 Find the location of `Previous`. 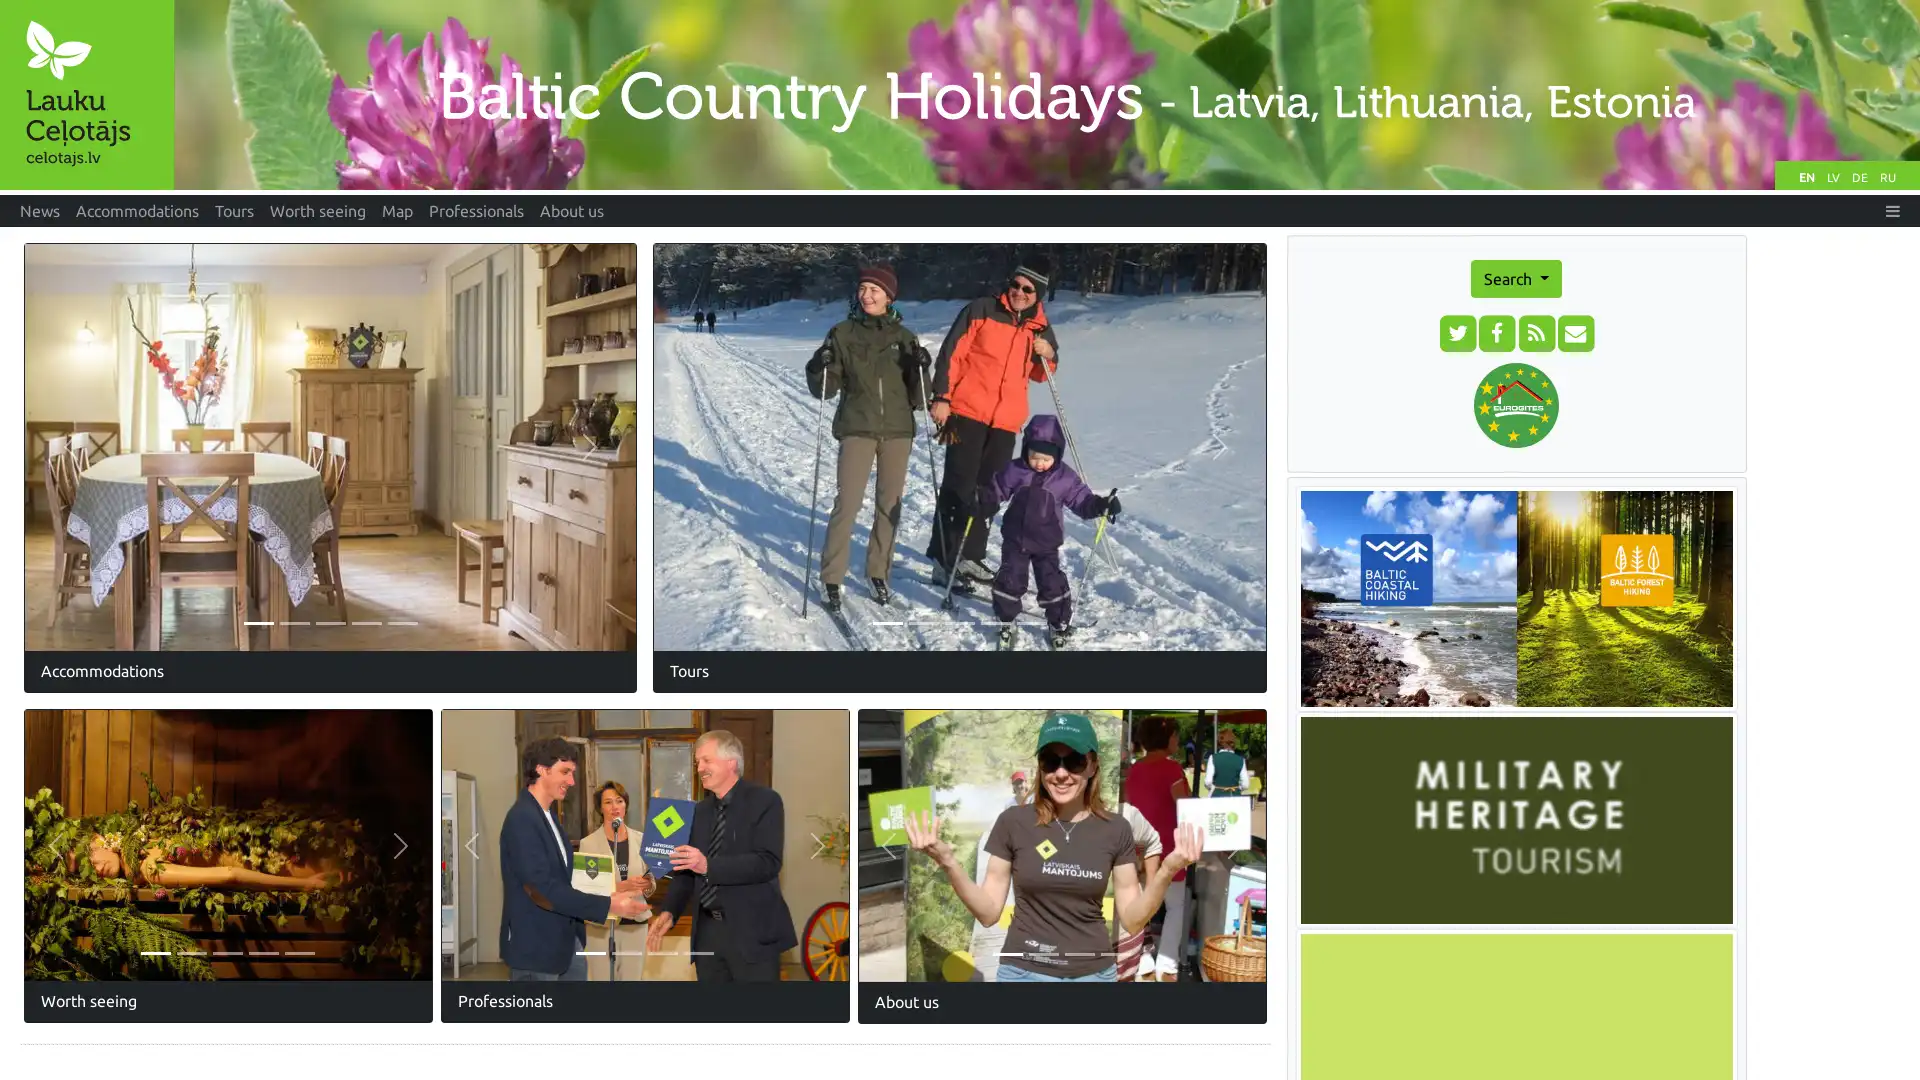

Previous is located at coordinates (887, 845).